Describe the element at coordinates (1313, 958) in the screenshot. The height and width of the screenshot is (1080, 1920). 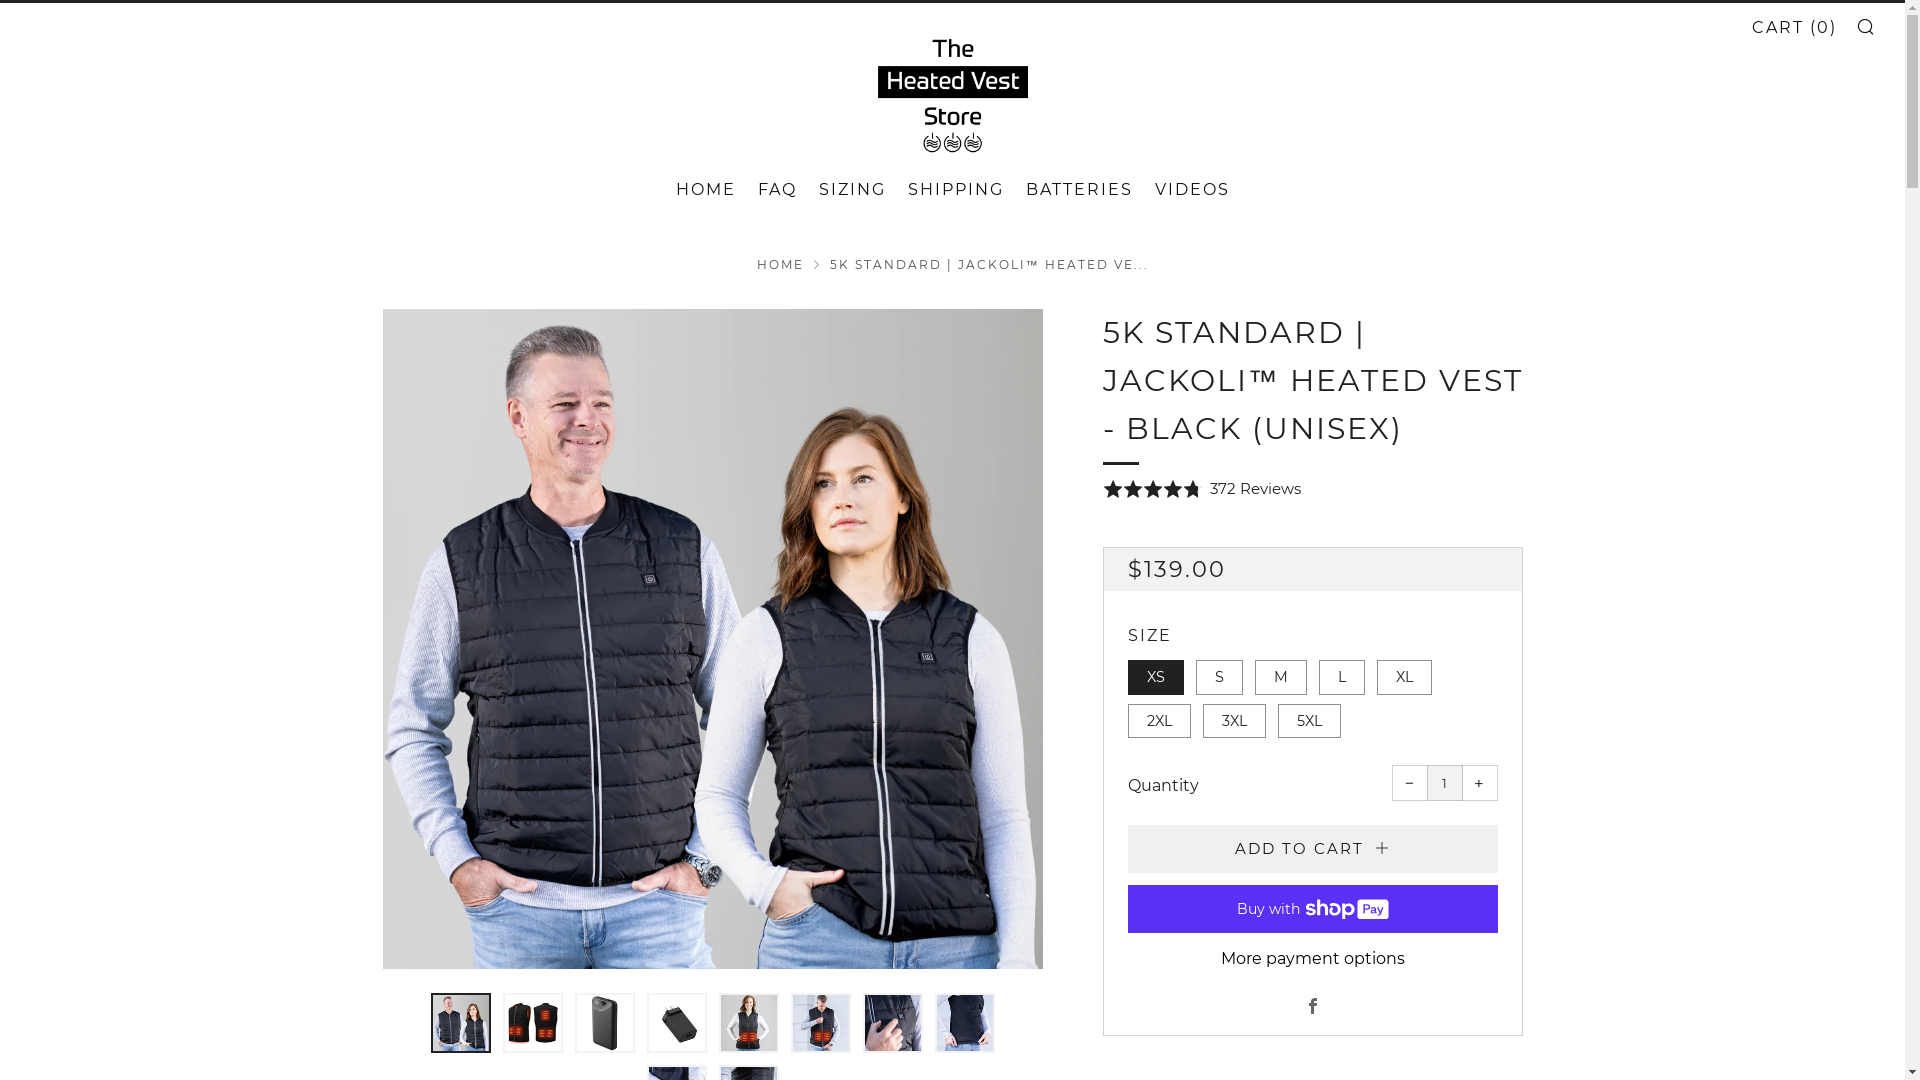
I see `'More payment options'` at that location.